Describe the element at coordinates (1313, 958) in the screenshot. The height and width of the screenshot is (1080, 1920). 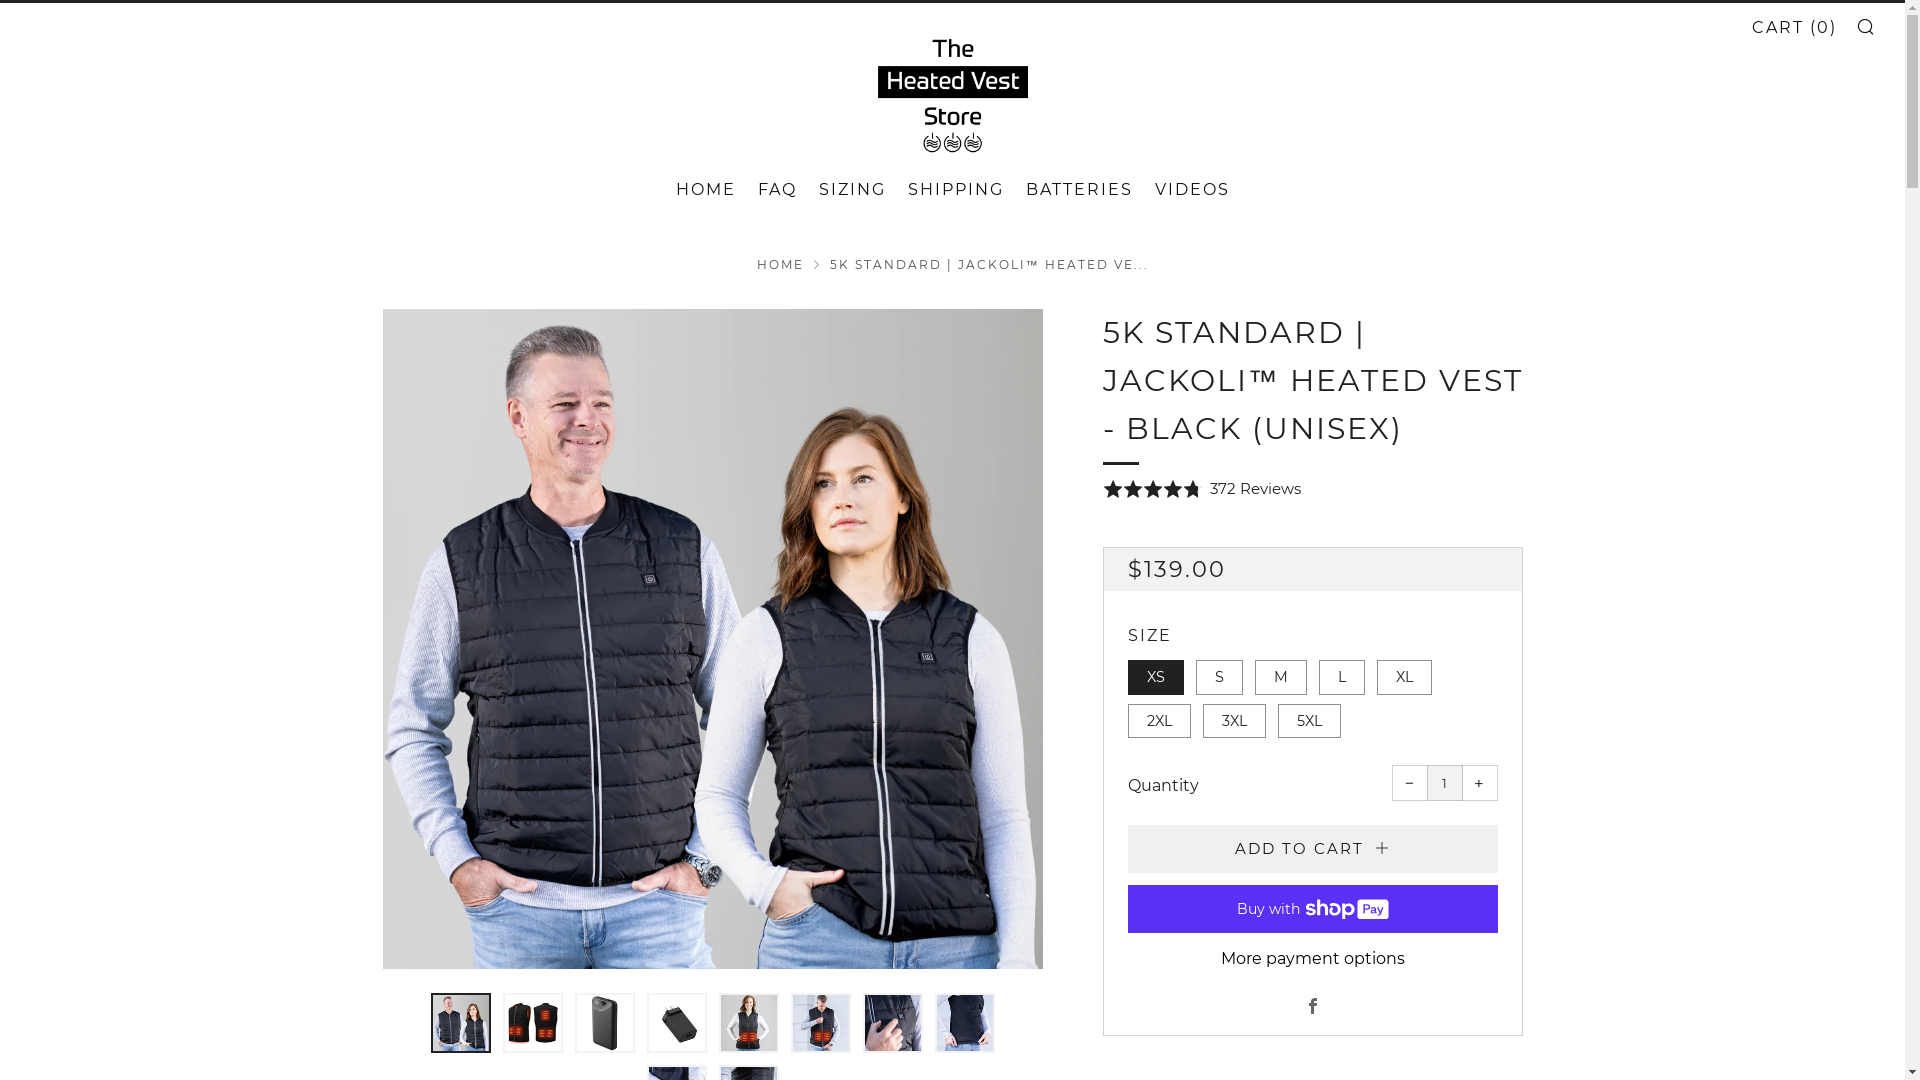
I see `'More payment options'` at that location.